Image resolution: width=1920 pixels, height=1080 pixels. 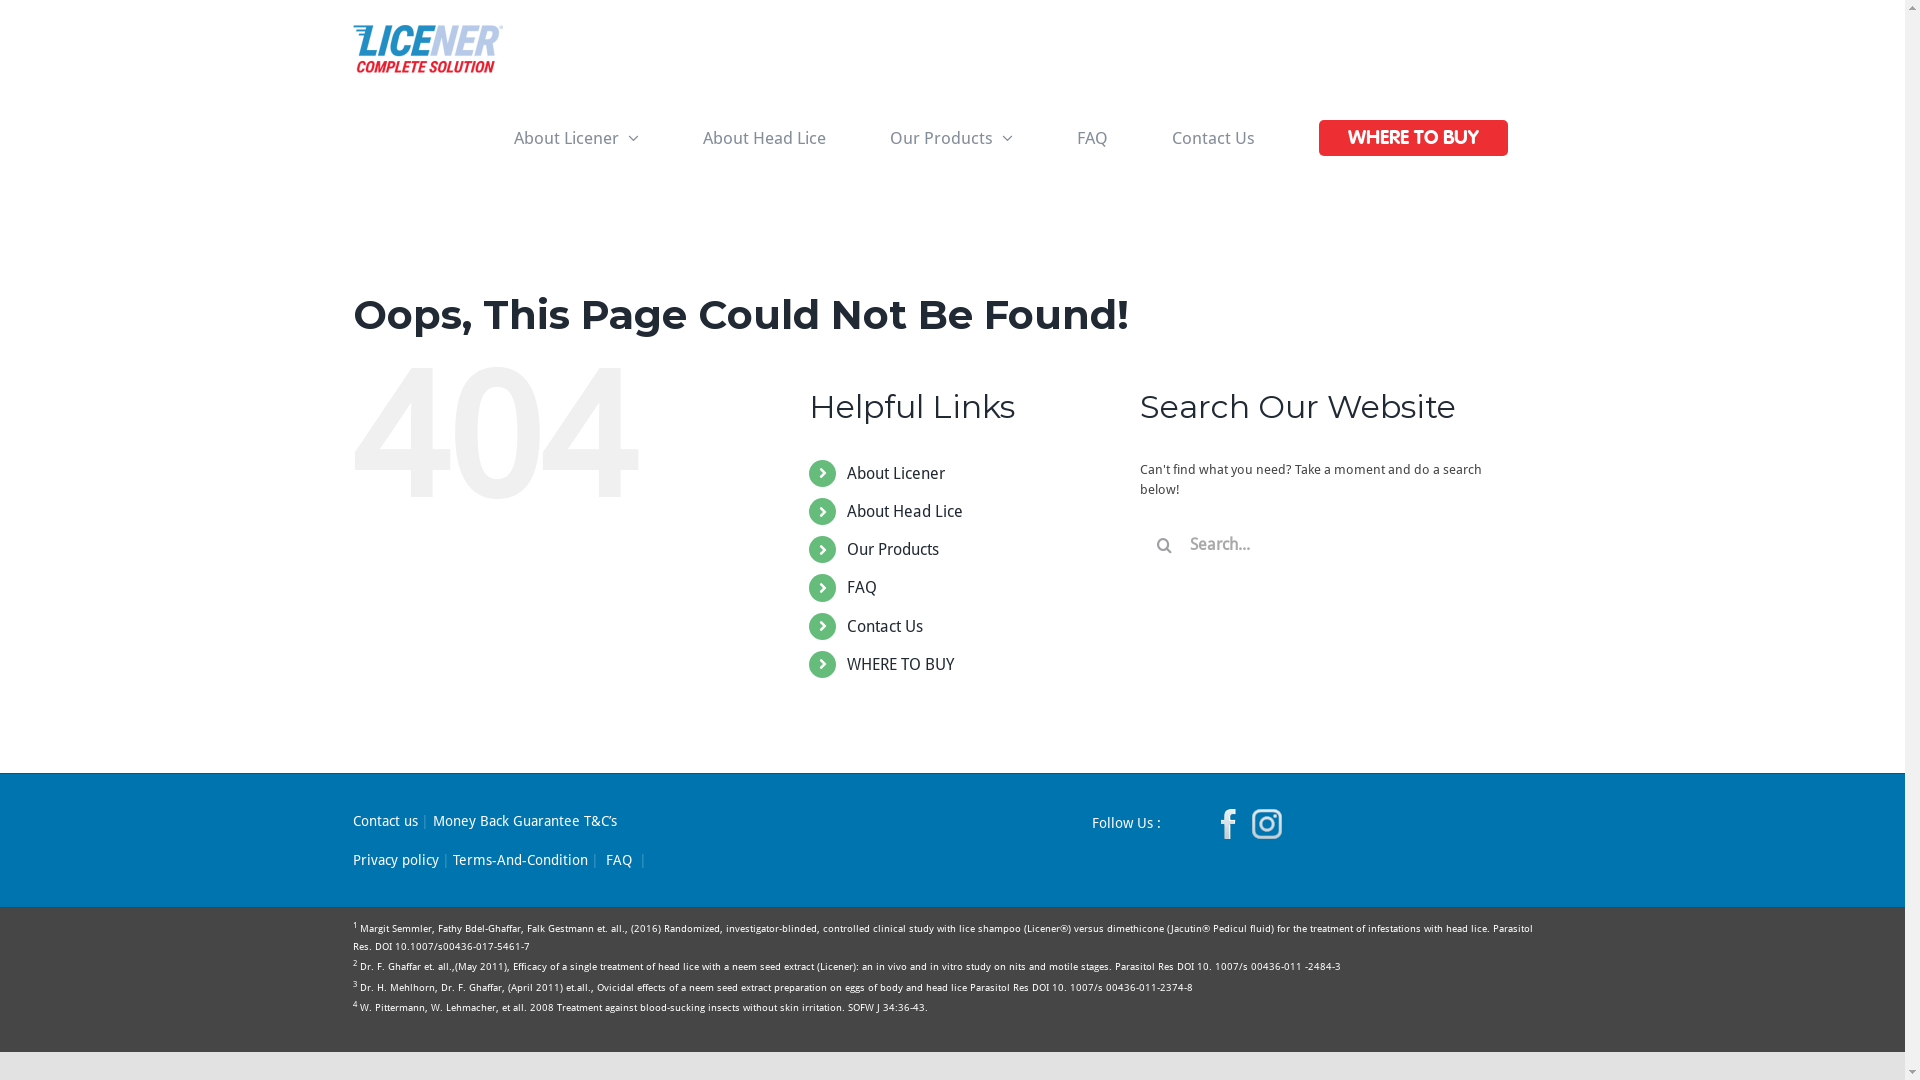 What do you see at coordinates (846, 625) in the screenshot?
I see `'Contact Us'` at bounding box center [846, 625].